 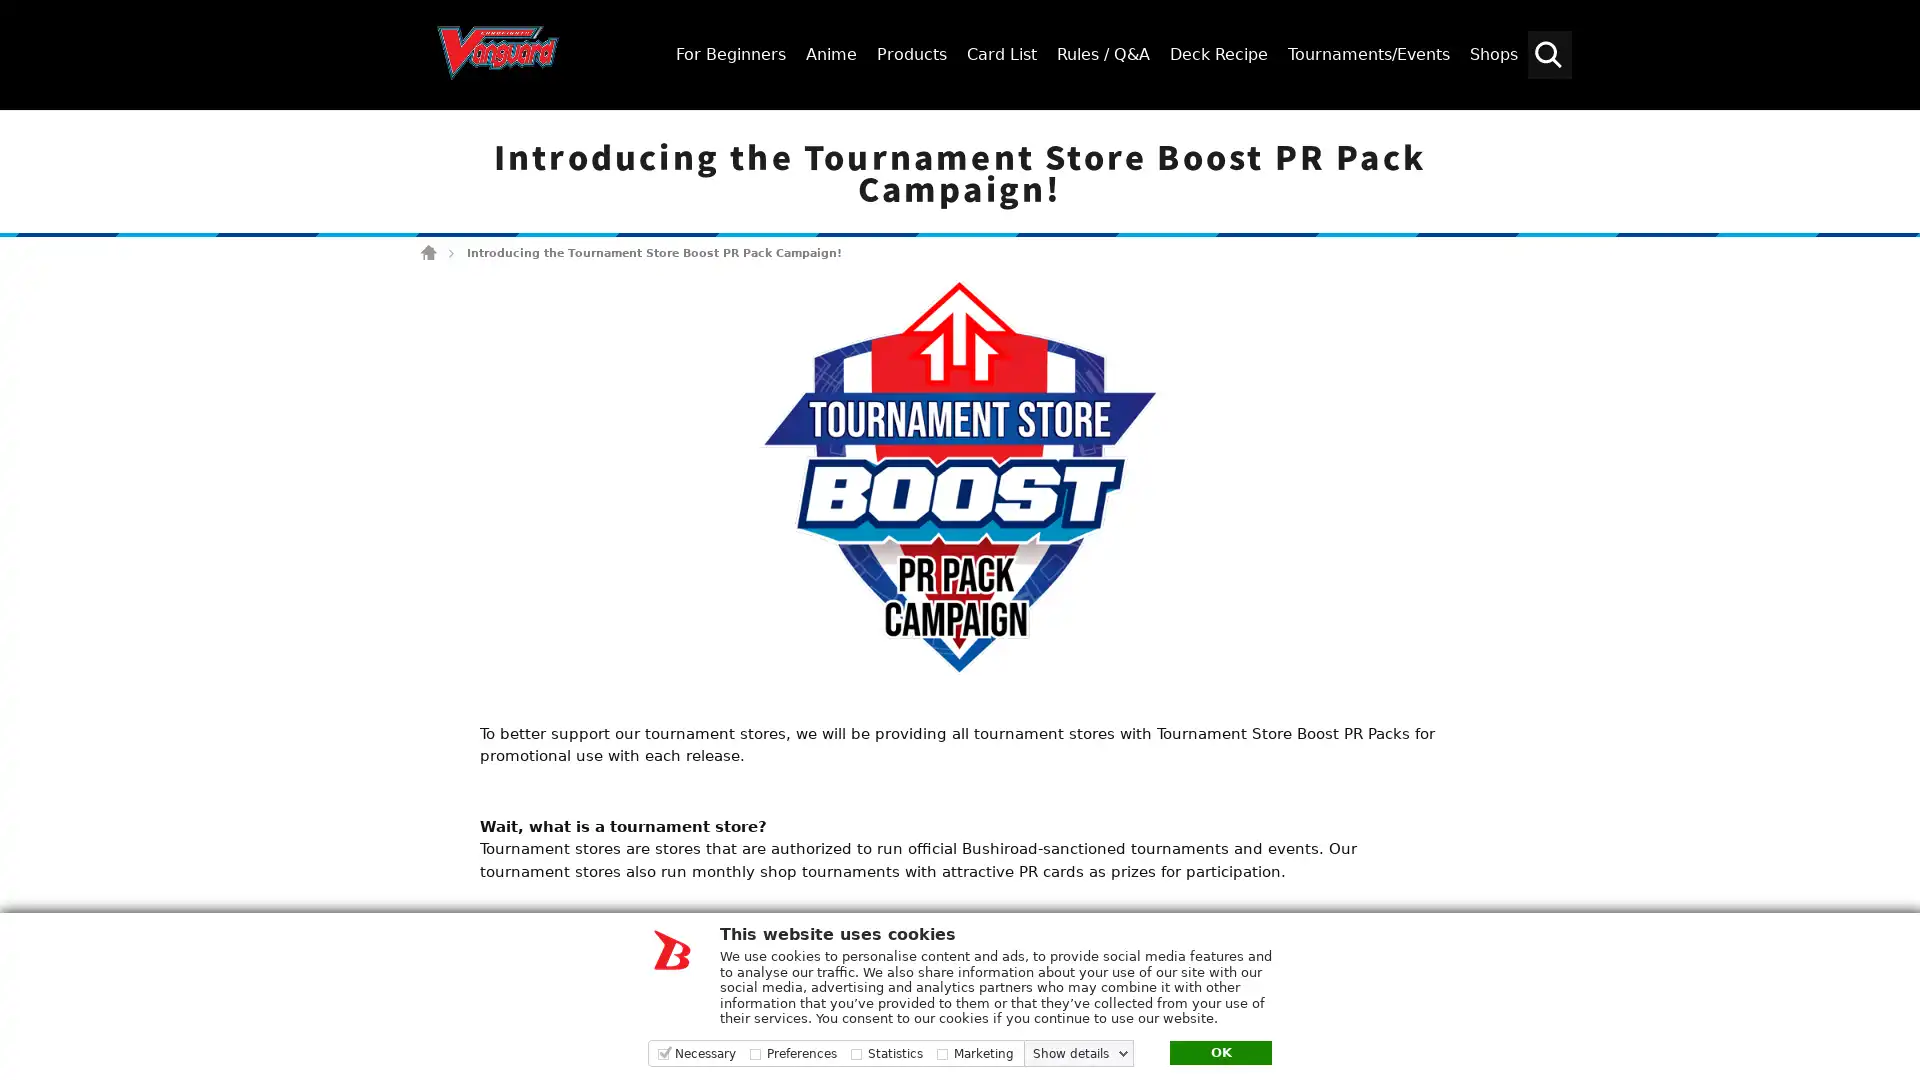 I want to click on Search, so click(x=1895, y=127).